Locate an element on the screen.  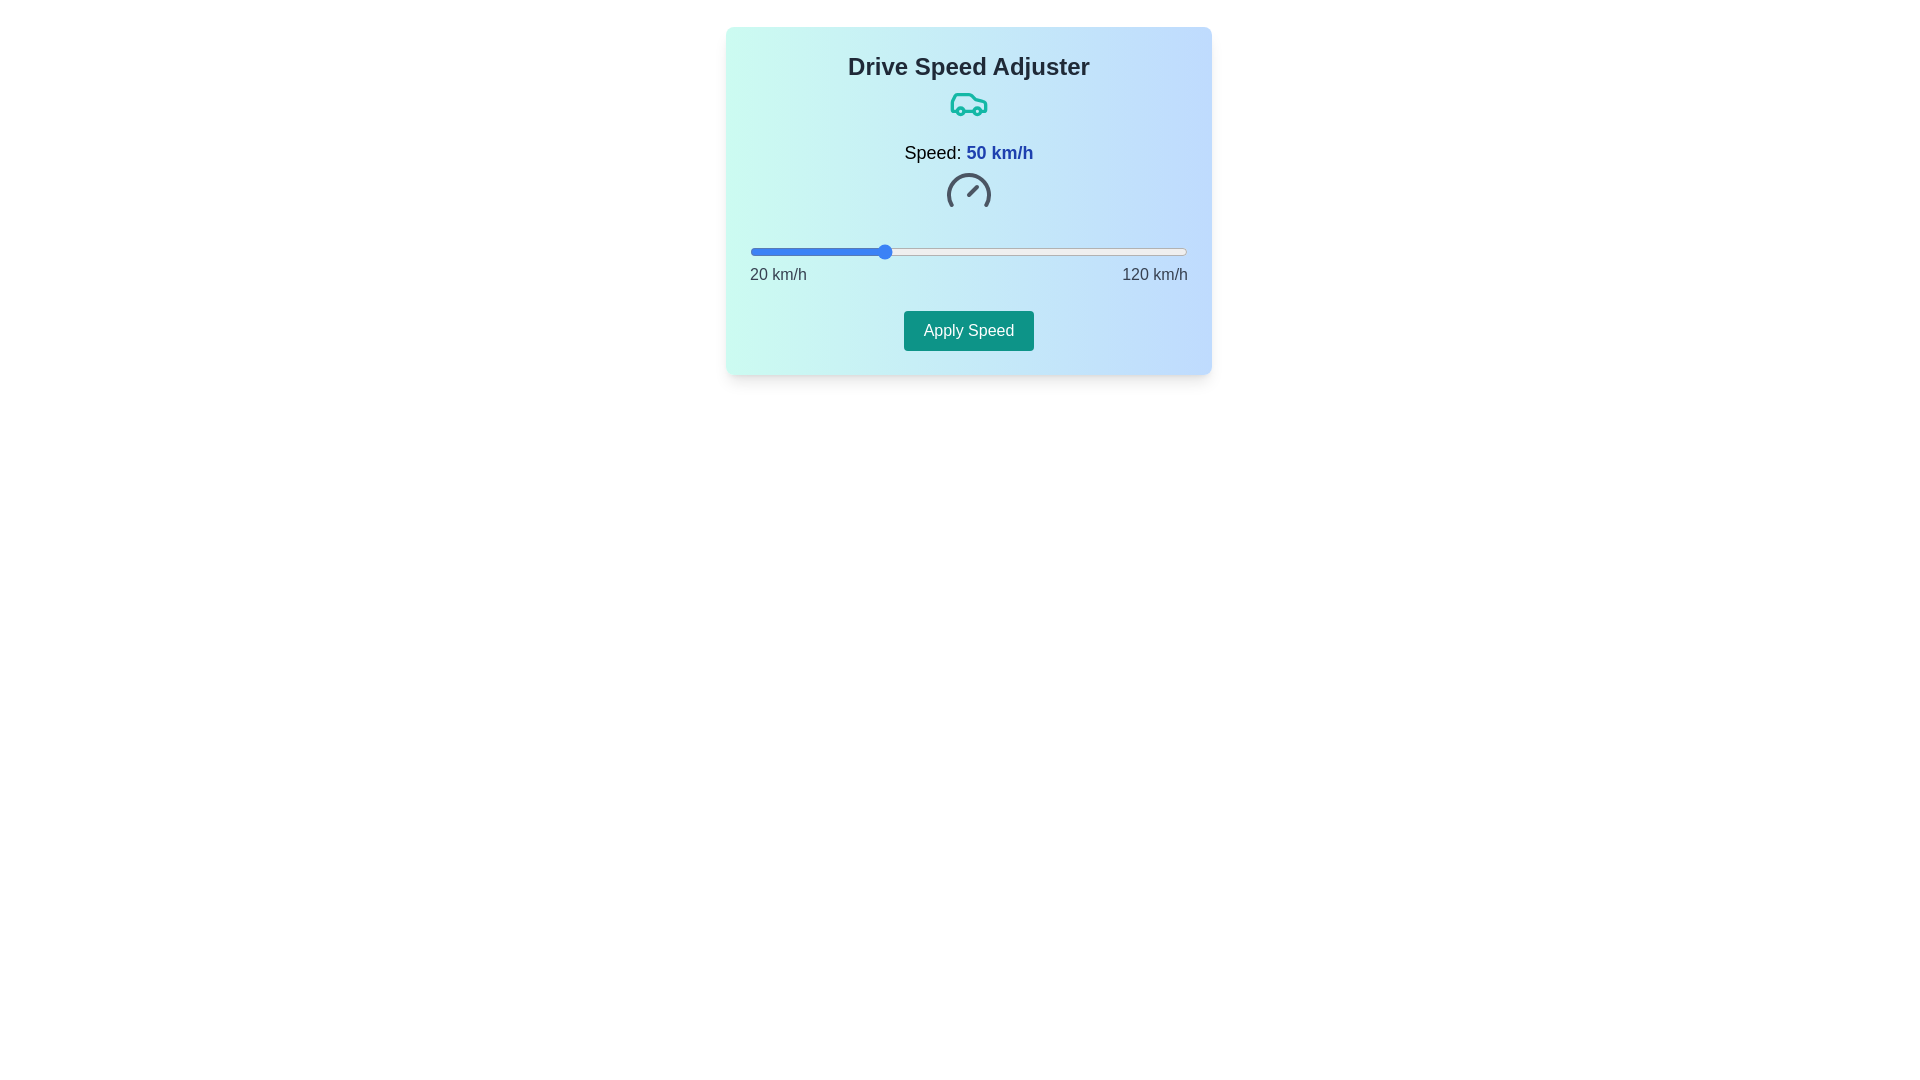
the speed slider to set the speed to 34 km/h is located at coordinates (811, 250).